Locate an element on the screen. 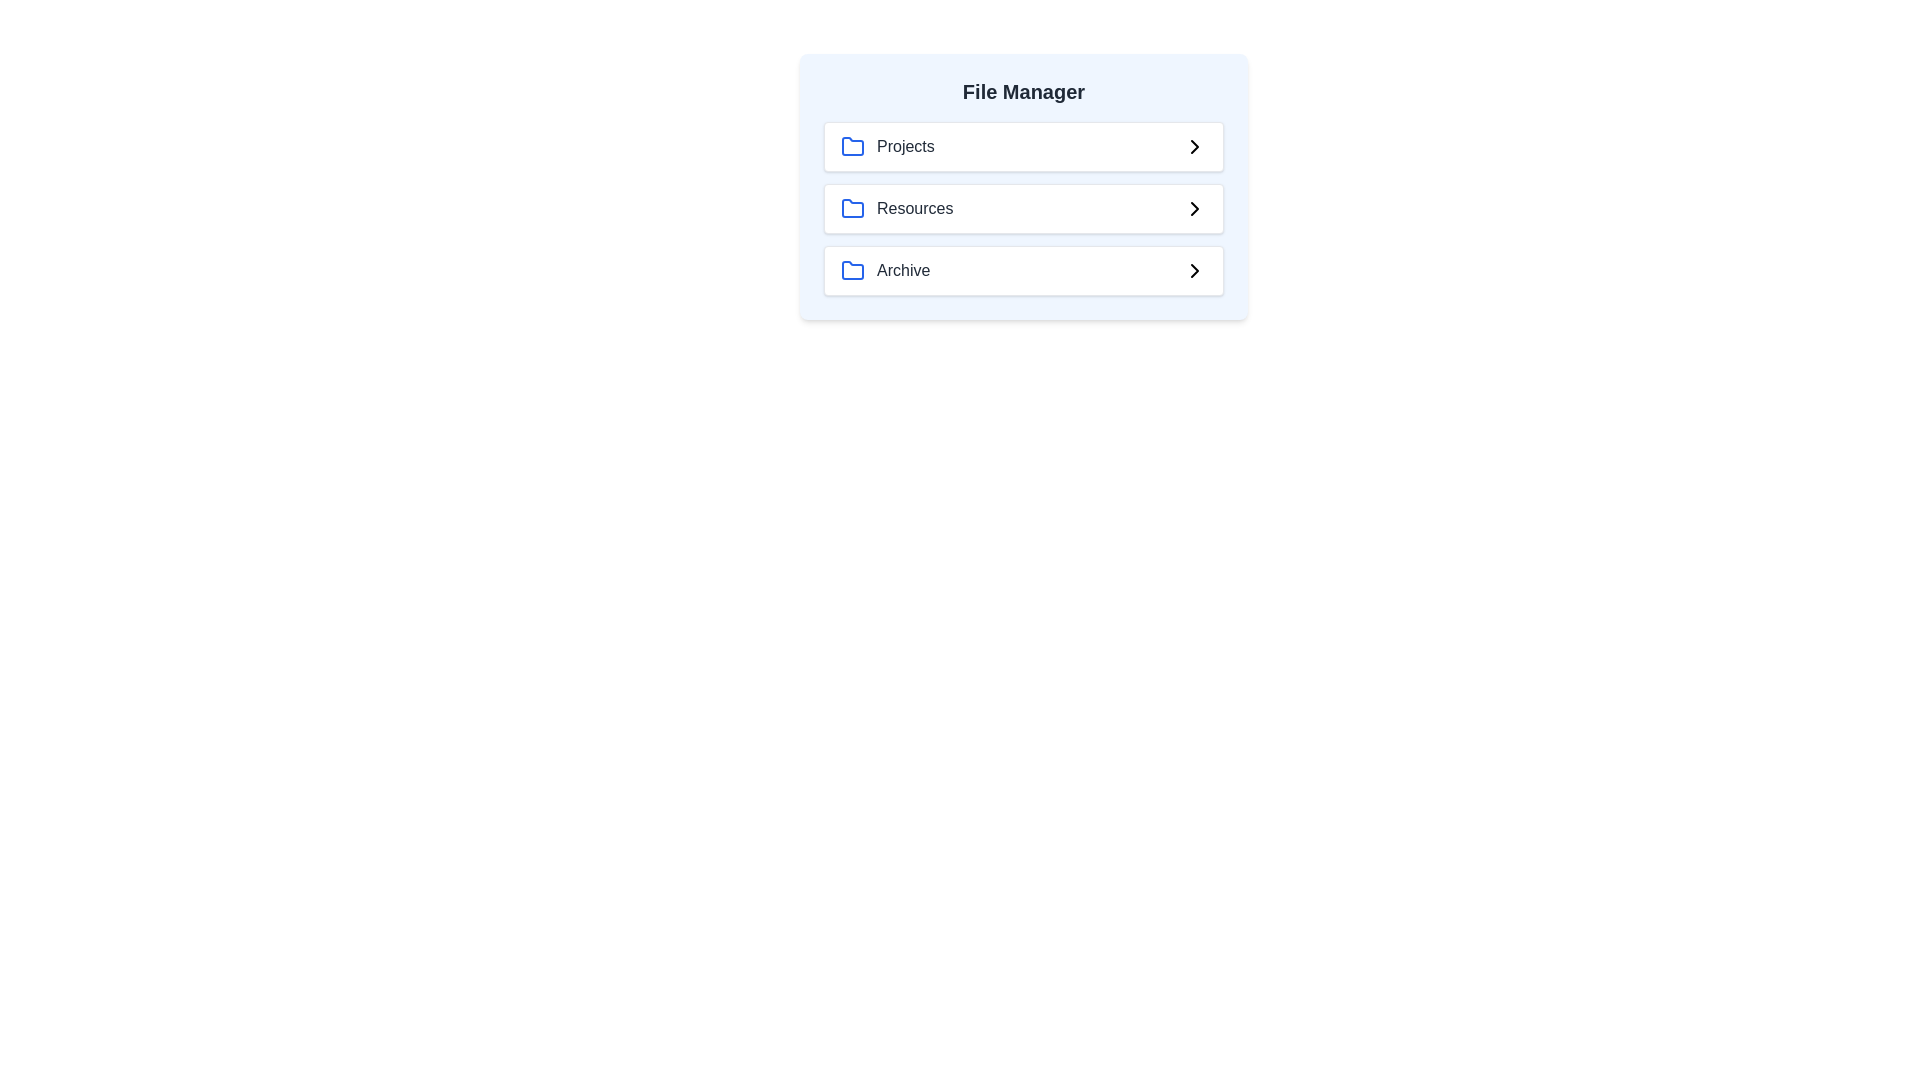  the third navigation link labeled 'Archive' is located at coordinates (884, 270).